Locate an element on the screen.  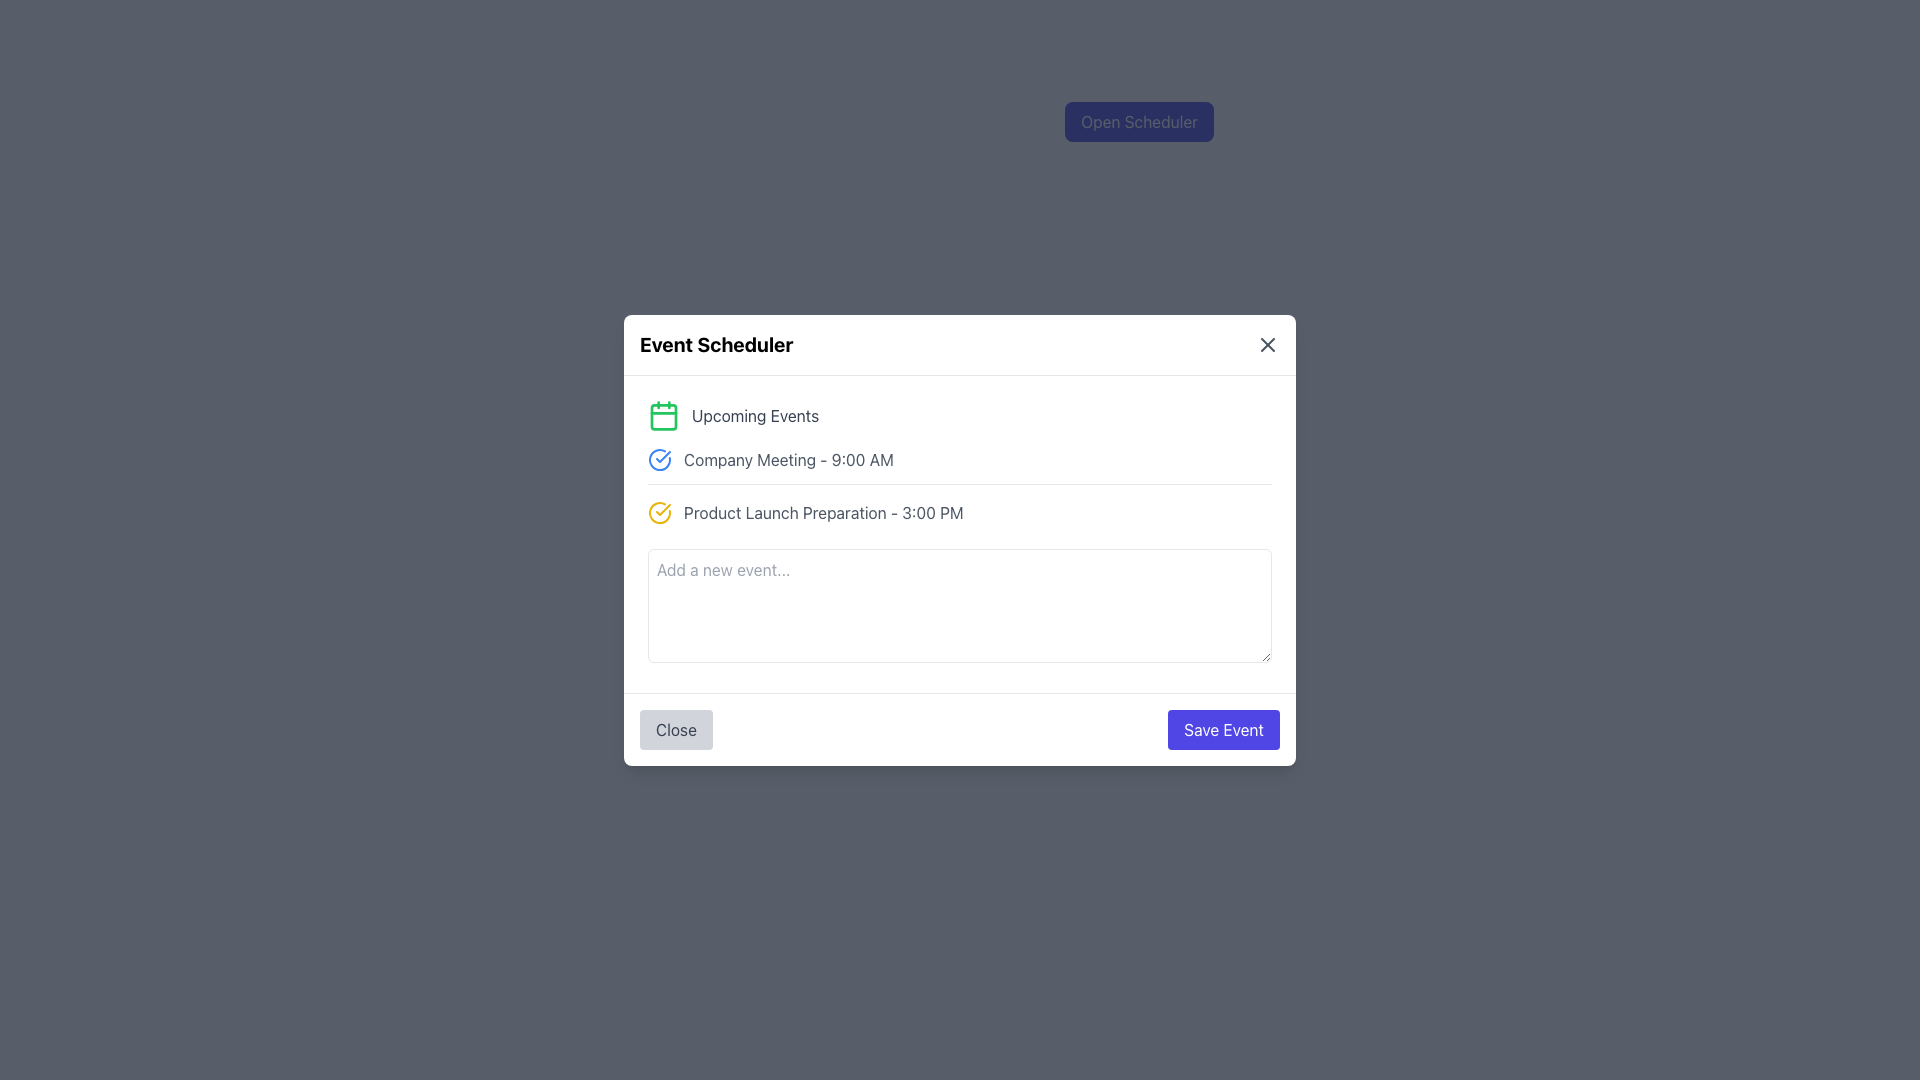
the close button located in the top-right corner of the Event Scheduler dialog box is located at coordinates (1266, 342).